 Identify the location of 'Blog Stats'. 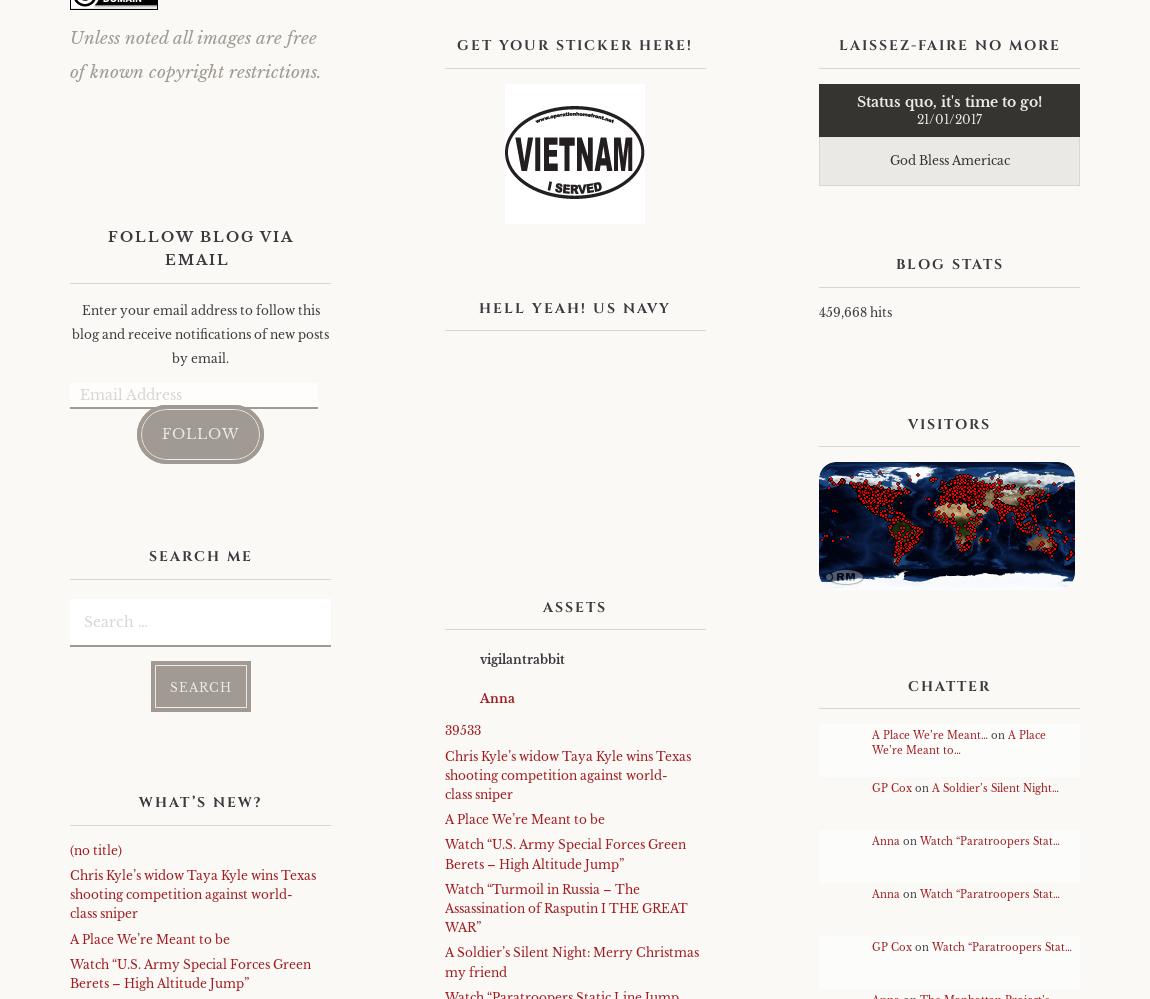
(948, 264).